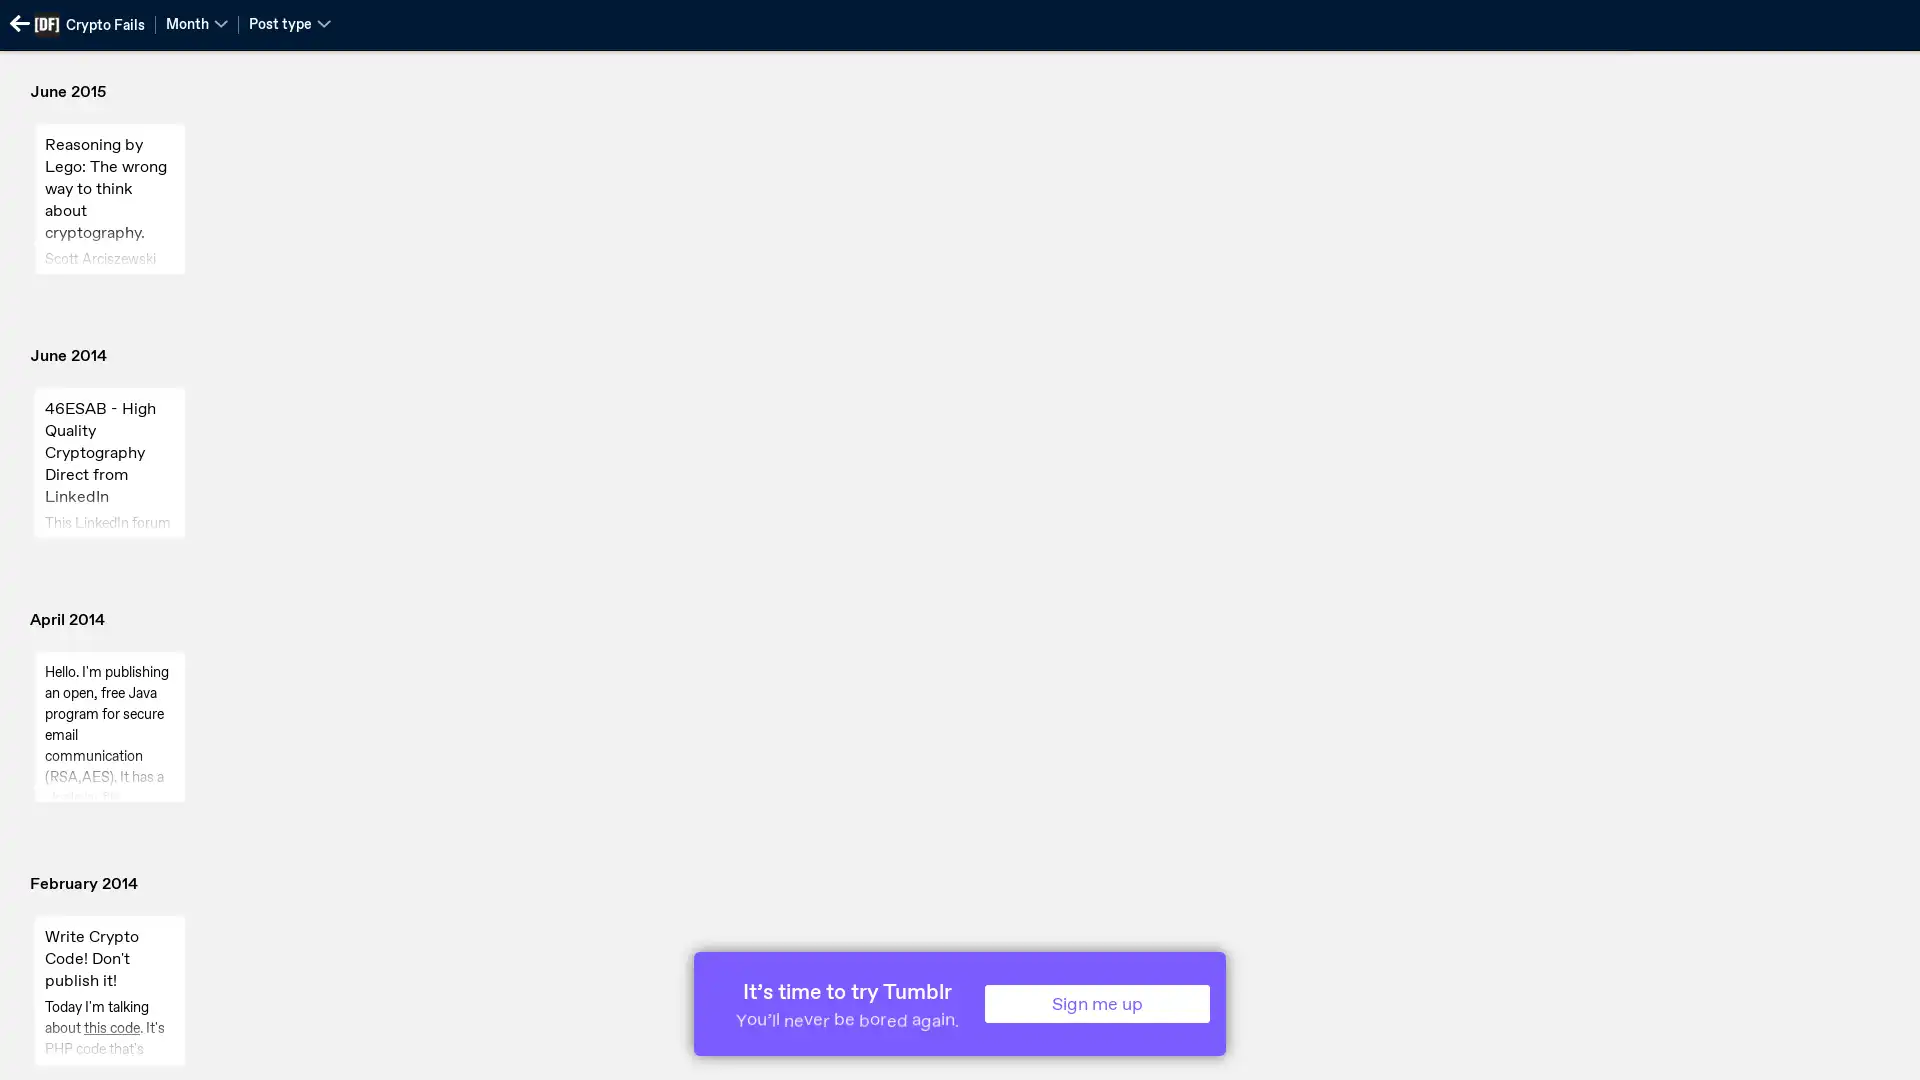  Describe the element at coordinates (288, 23) in the screenshot. I see `Post type` at that location.